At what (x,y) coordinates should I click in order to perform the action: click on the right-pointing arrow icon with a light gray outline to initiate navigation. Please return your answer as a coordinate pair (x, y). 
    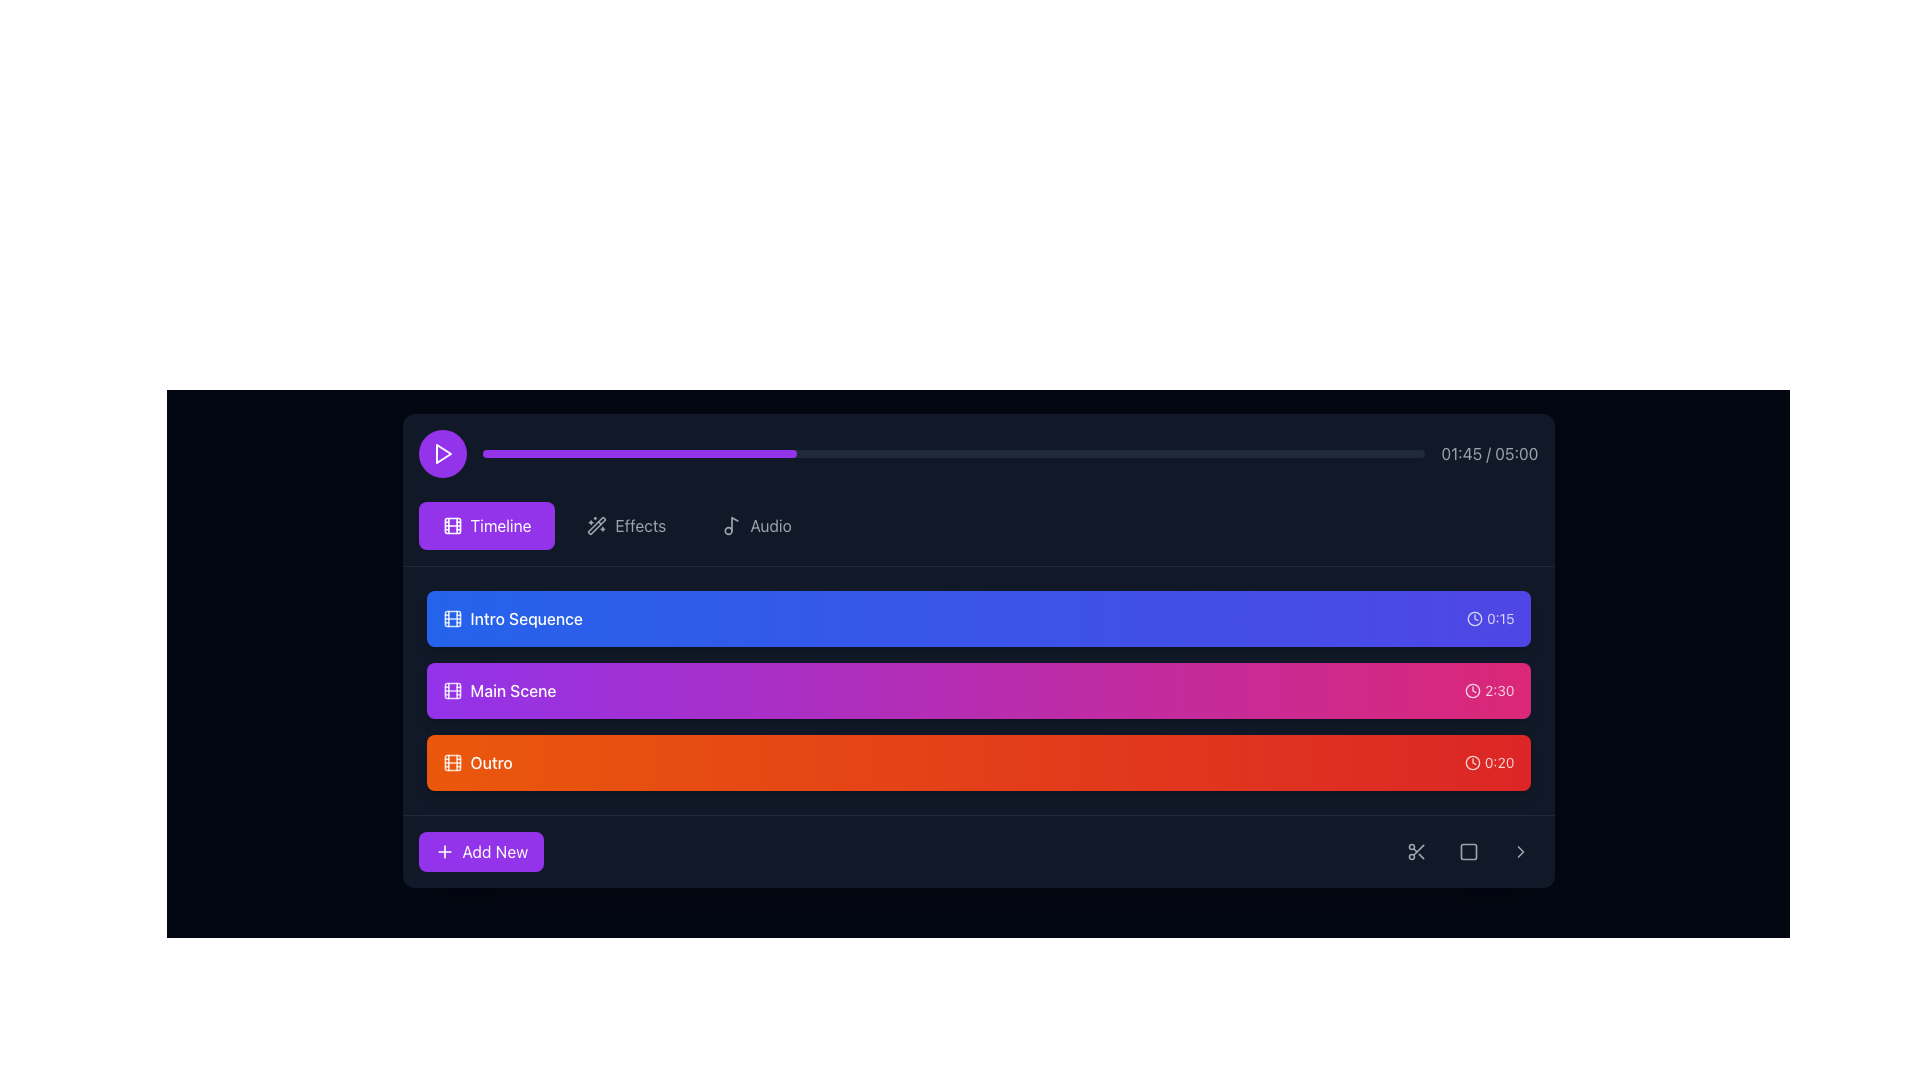
    Looking at the image, I should click on (1520, 852).